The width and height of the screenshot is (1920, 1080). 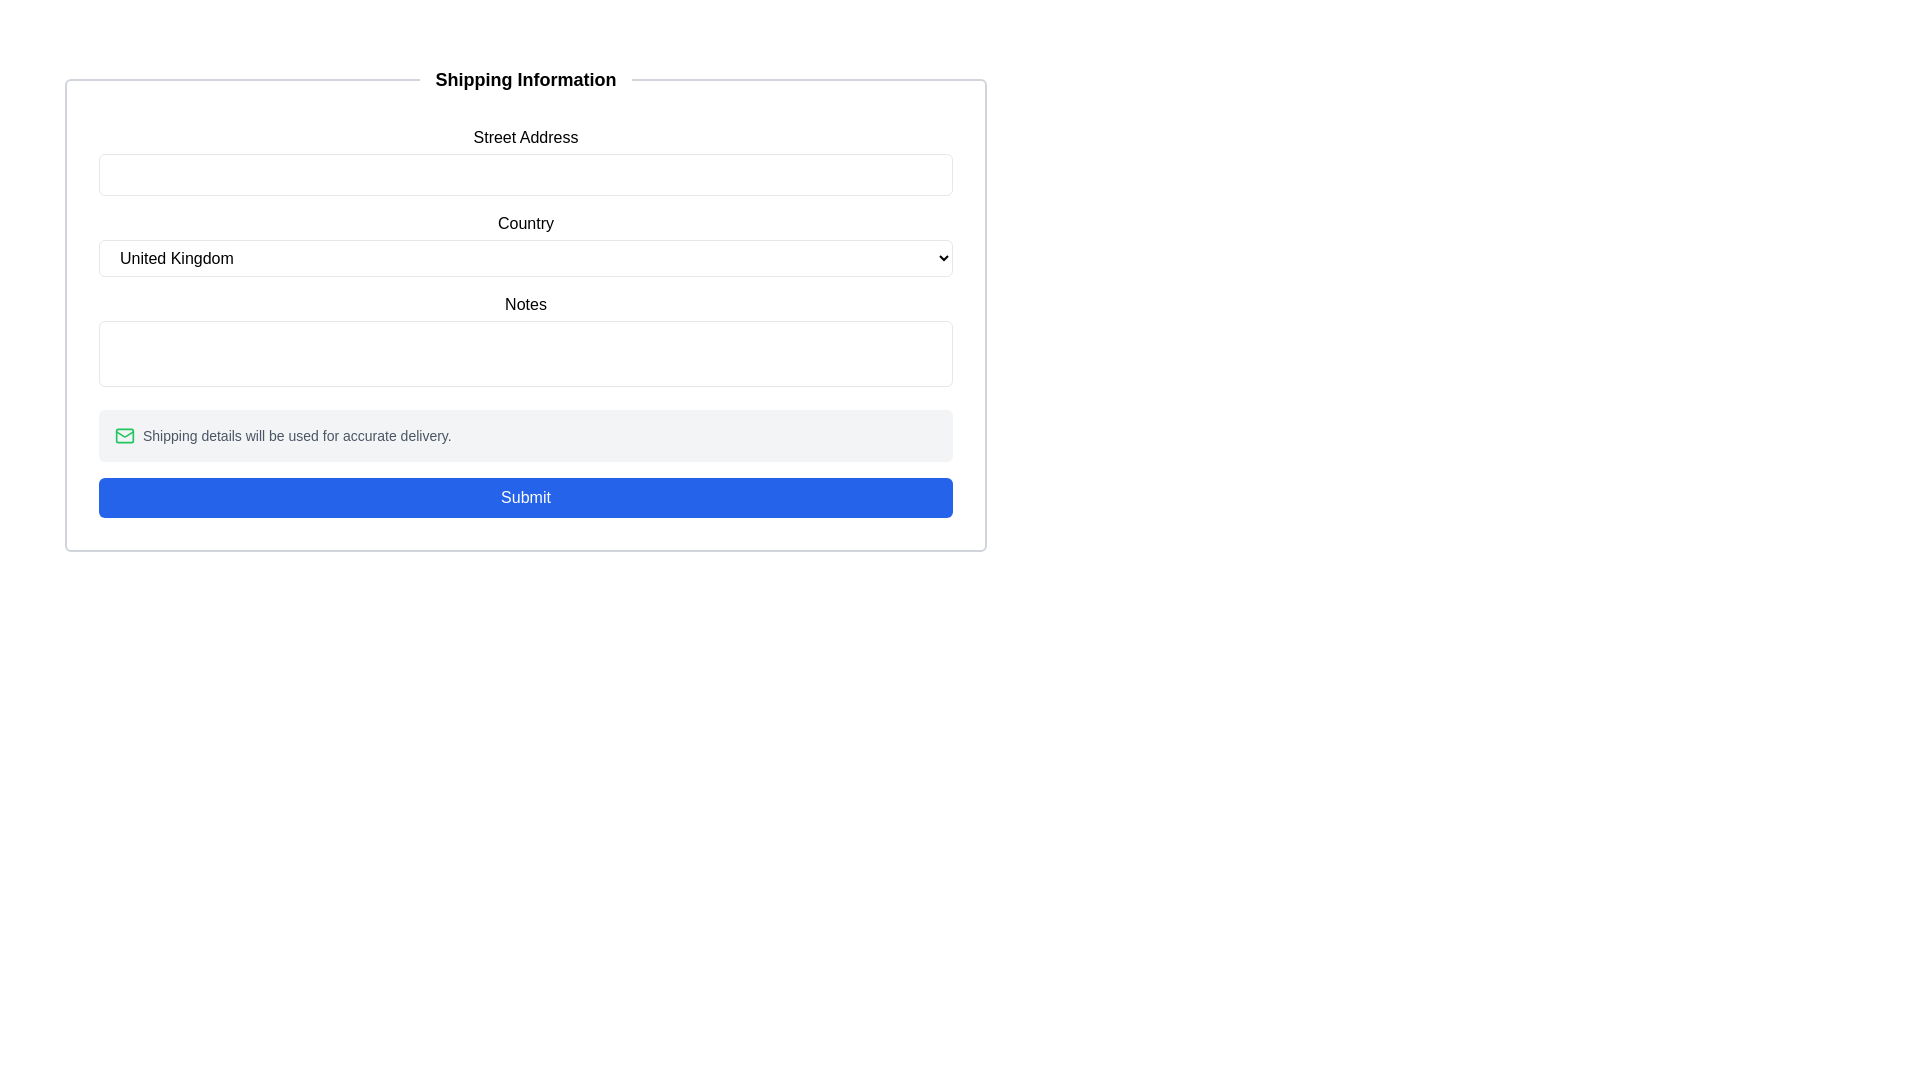 I want to click on the 'Notes' text label, which is displayed in a medium-sized, bold, black font, located above the text area input tied to 'Notes.', so click(x=526, y=304).